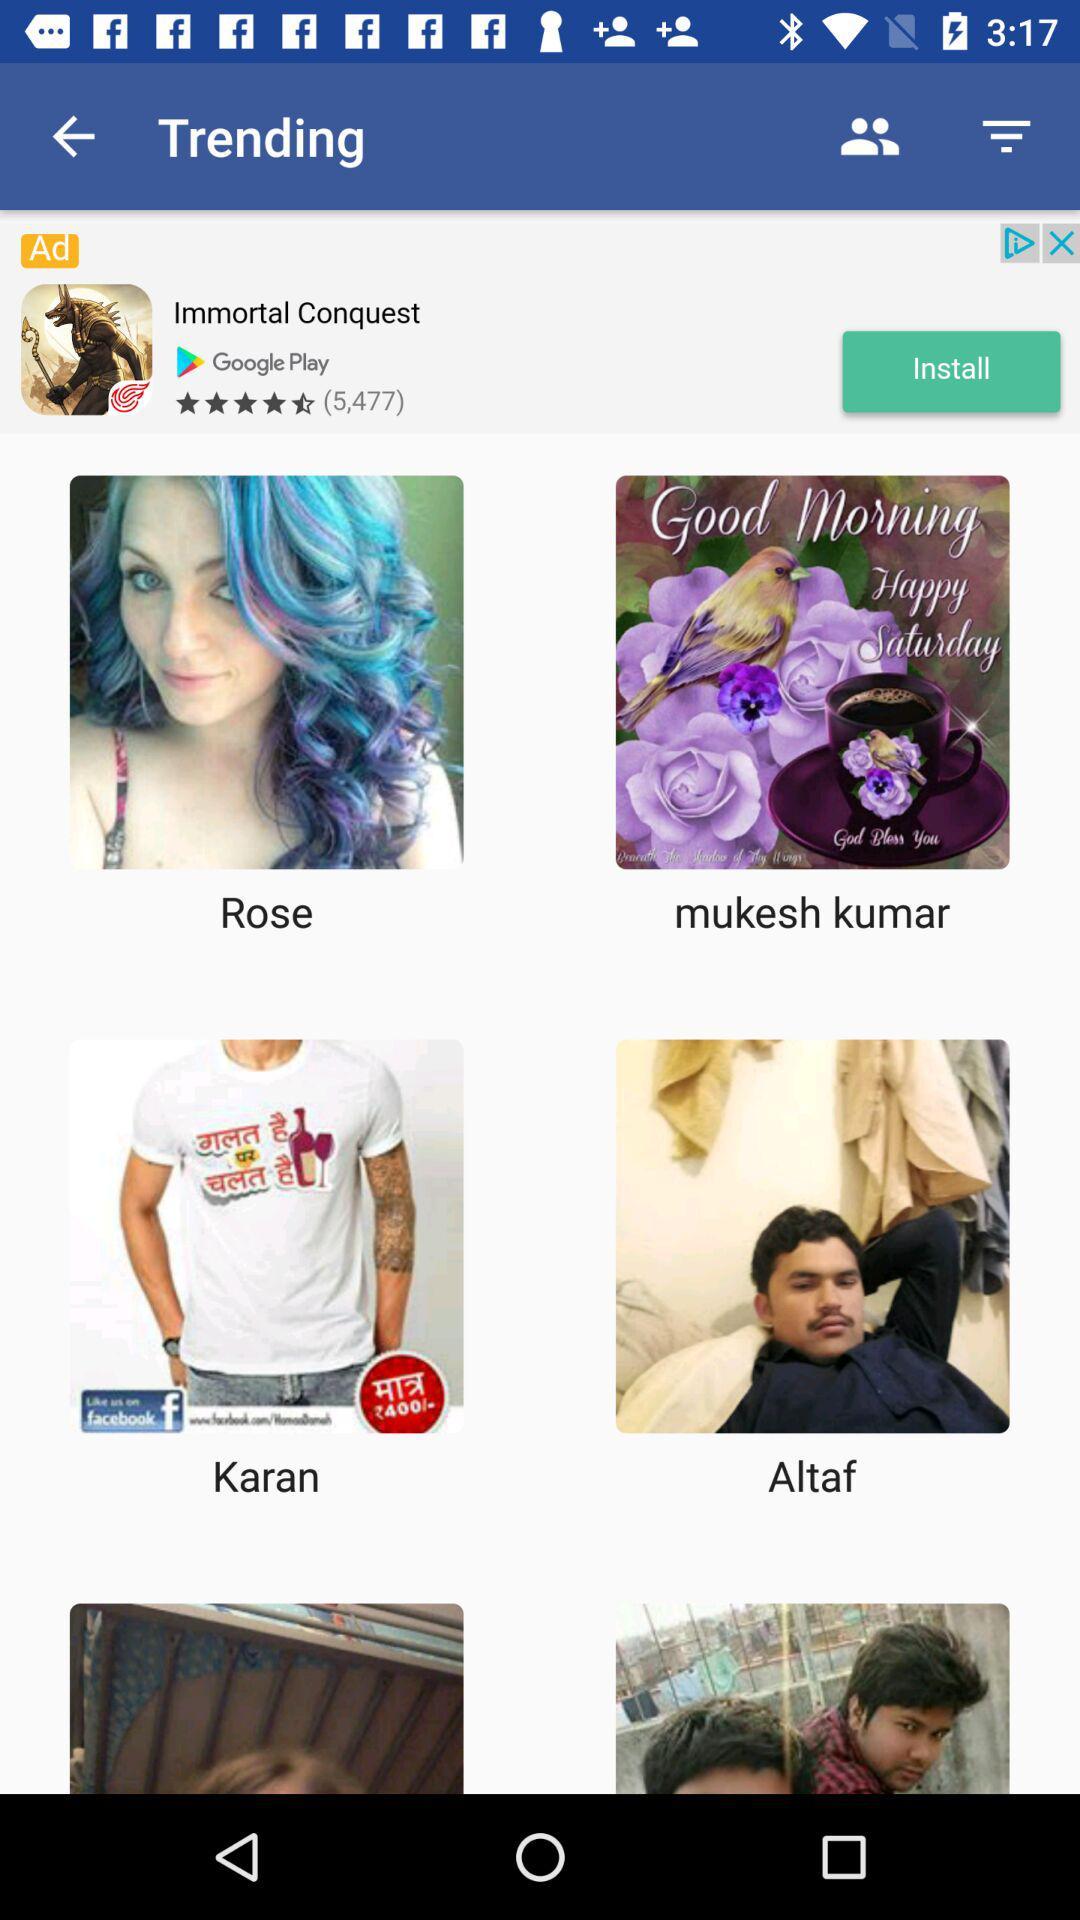 The height and width of the screenshot is (1920, 1080). Describe the element at coordinates (265, 672) in the screenshot. I see `picture selecting` at that location.